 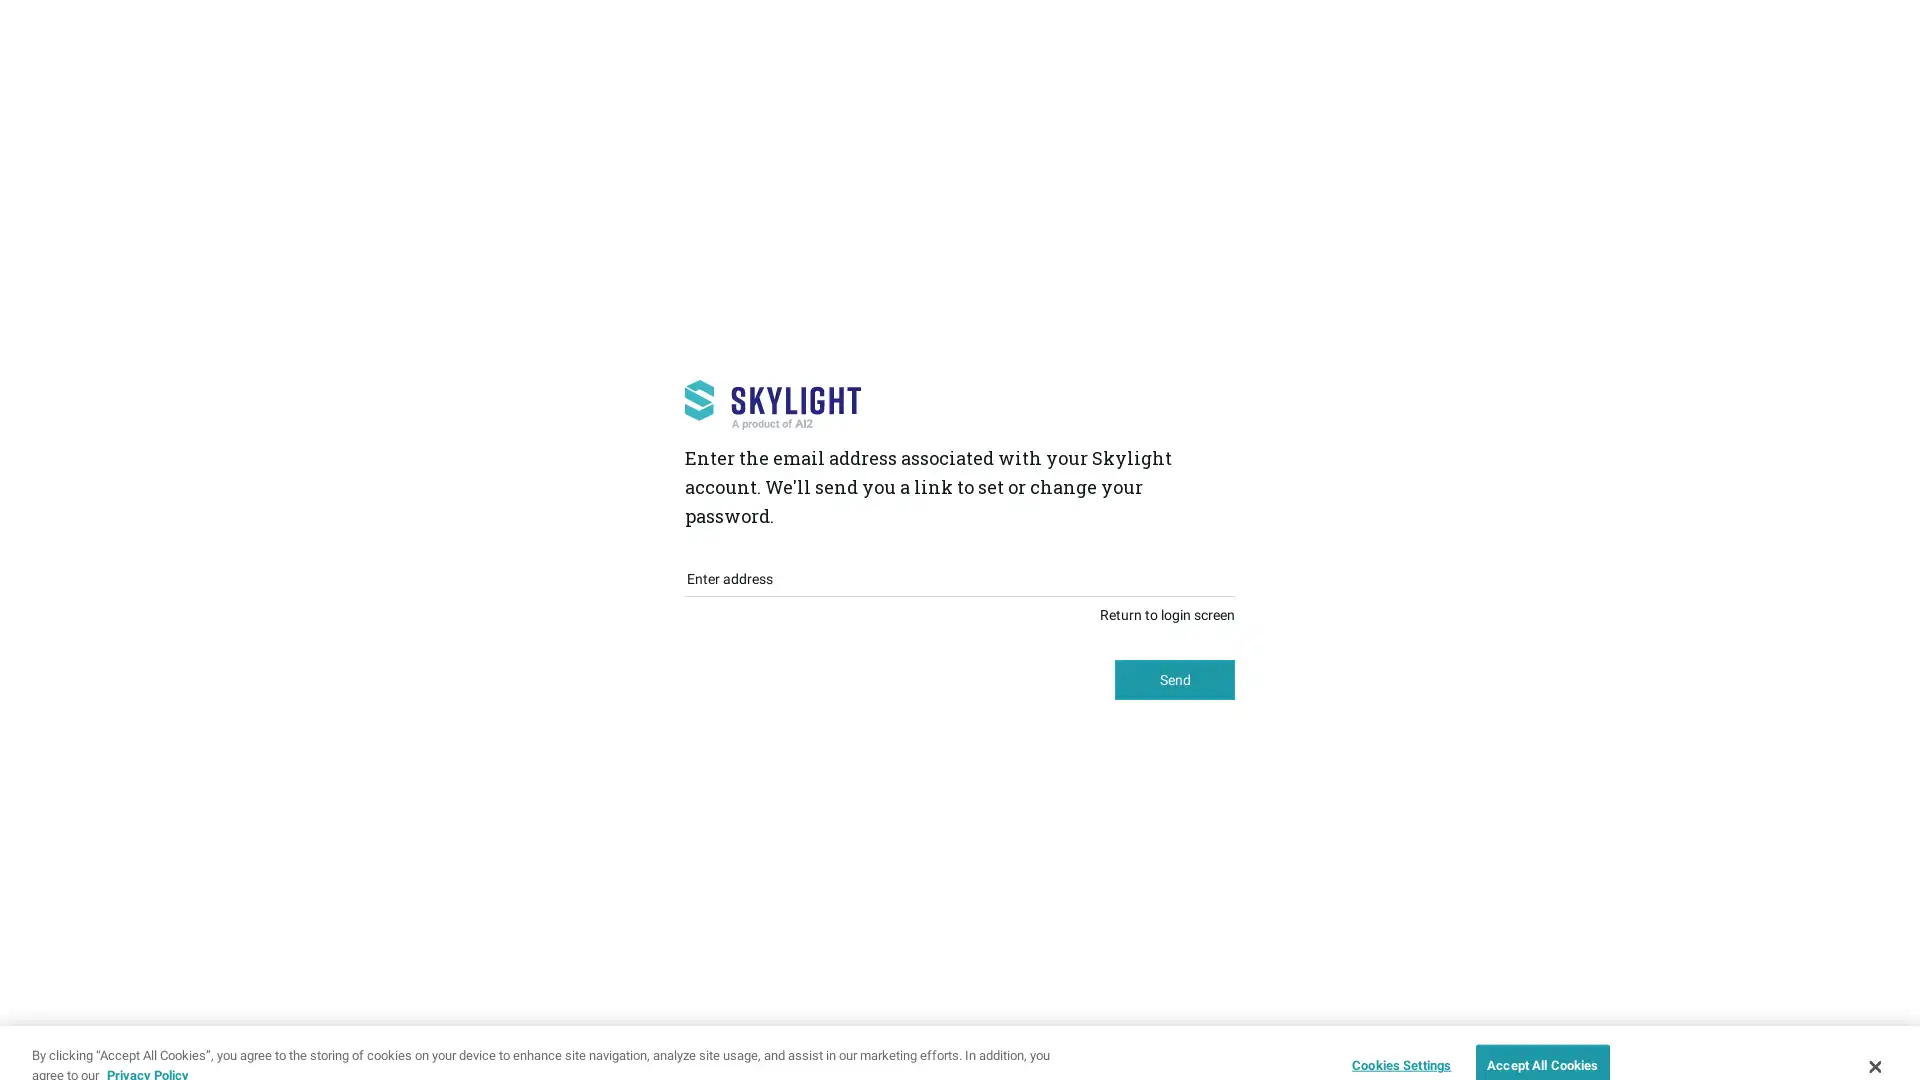 I want to click on Close, so click(x=1873, y=1036).